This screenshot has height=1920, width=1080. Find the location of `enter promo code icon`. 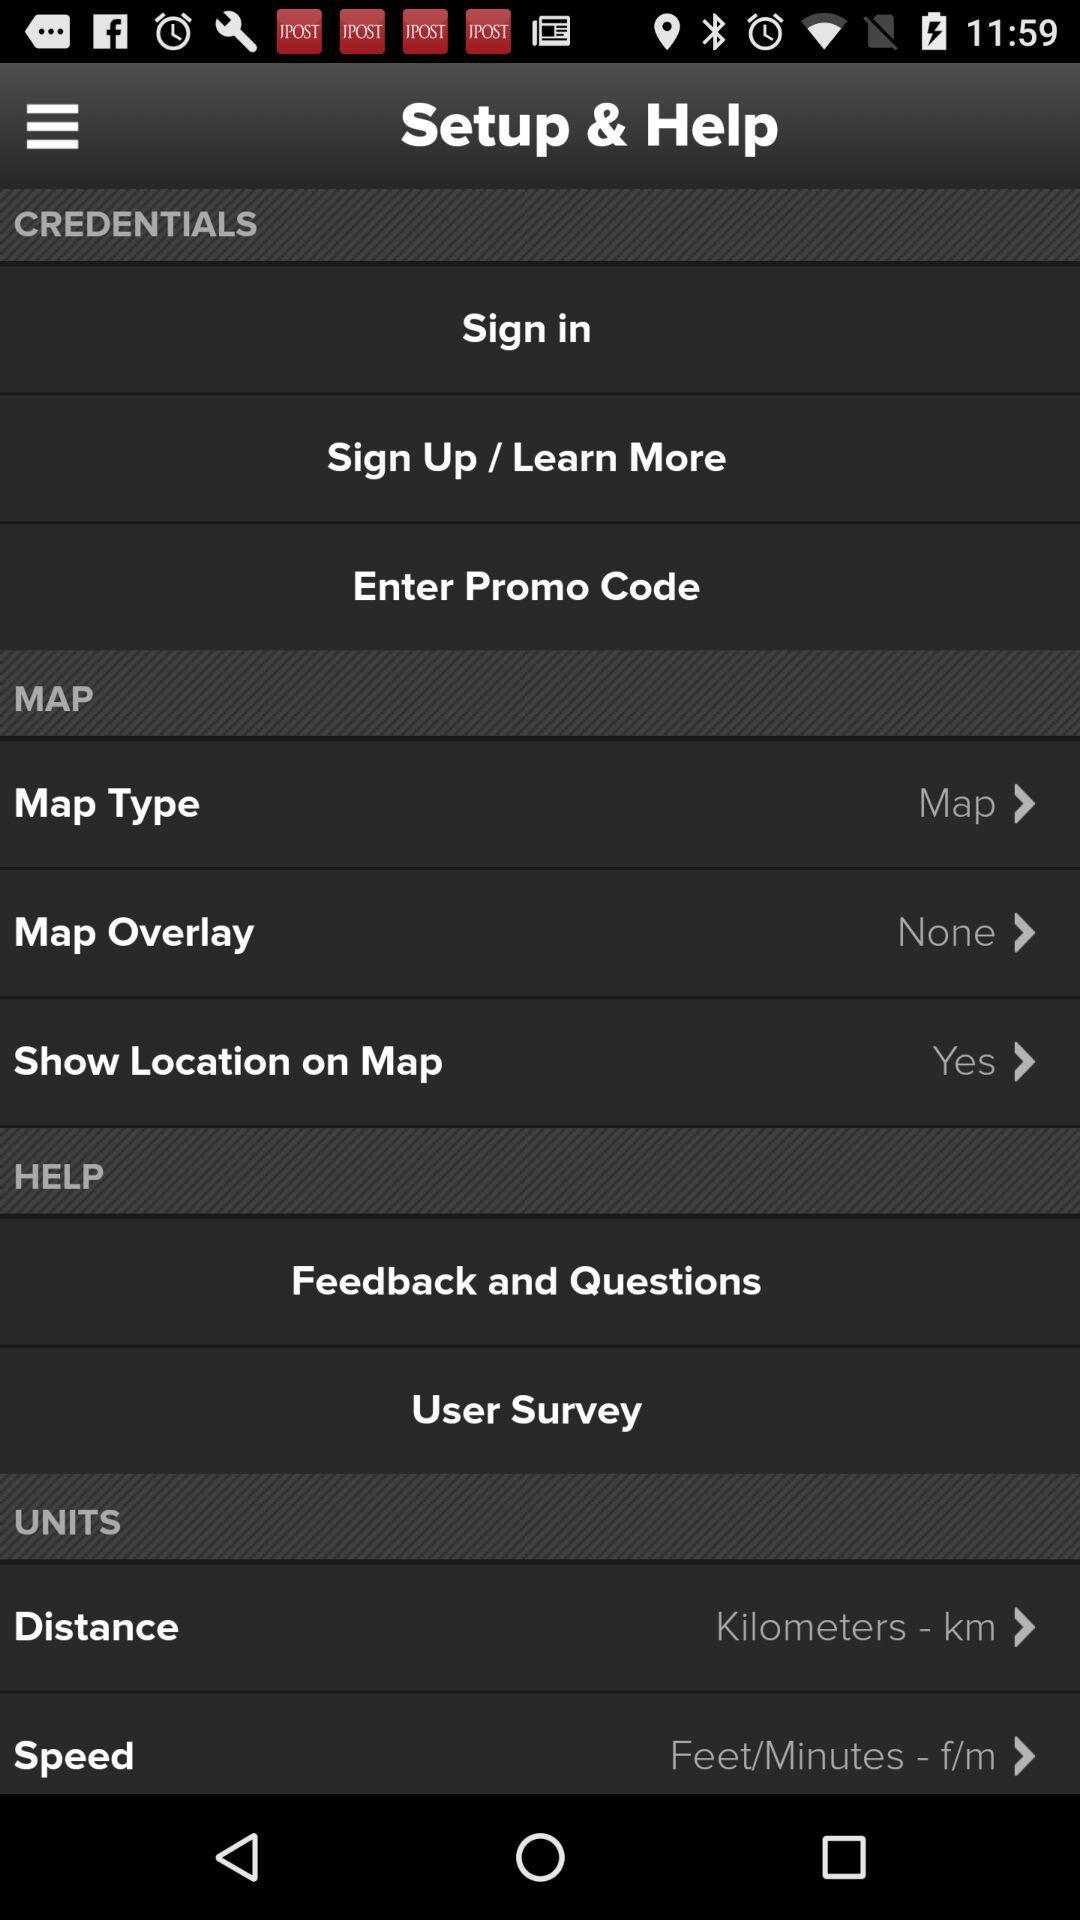

enter promo code icon is located at coordinates (540, 586).